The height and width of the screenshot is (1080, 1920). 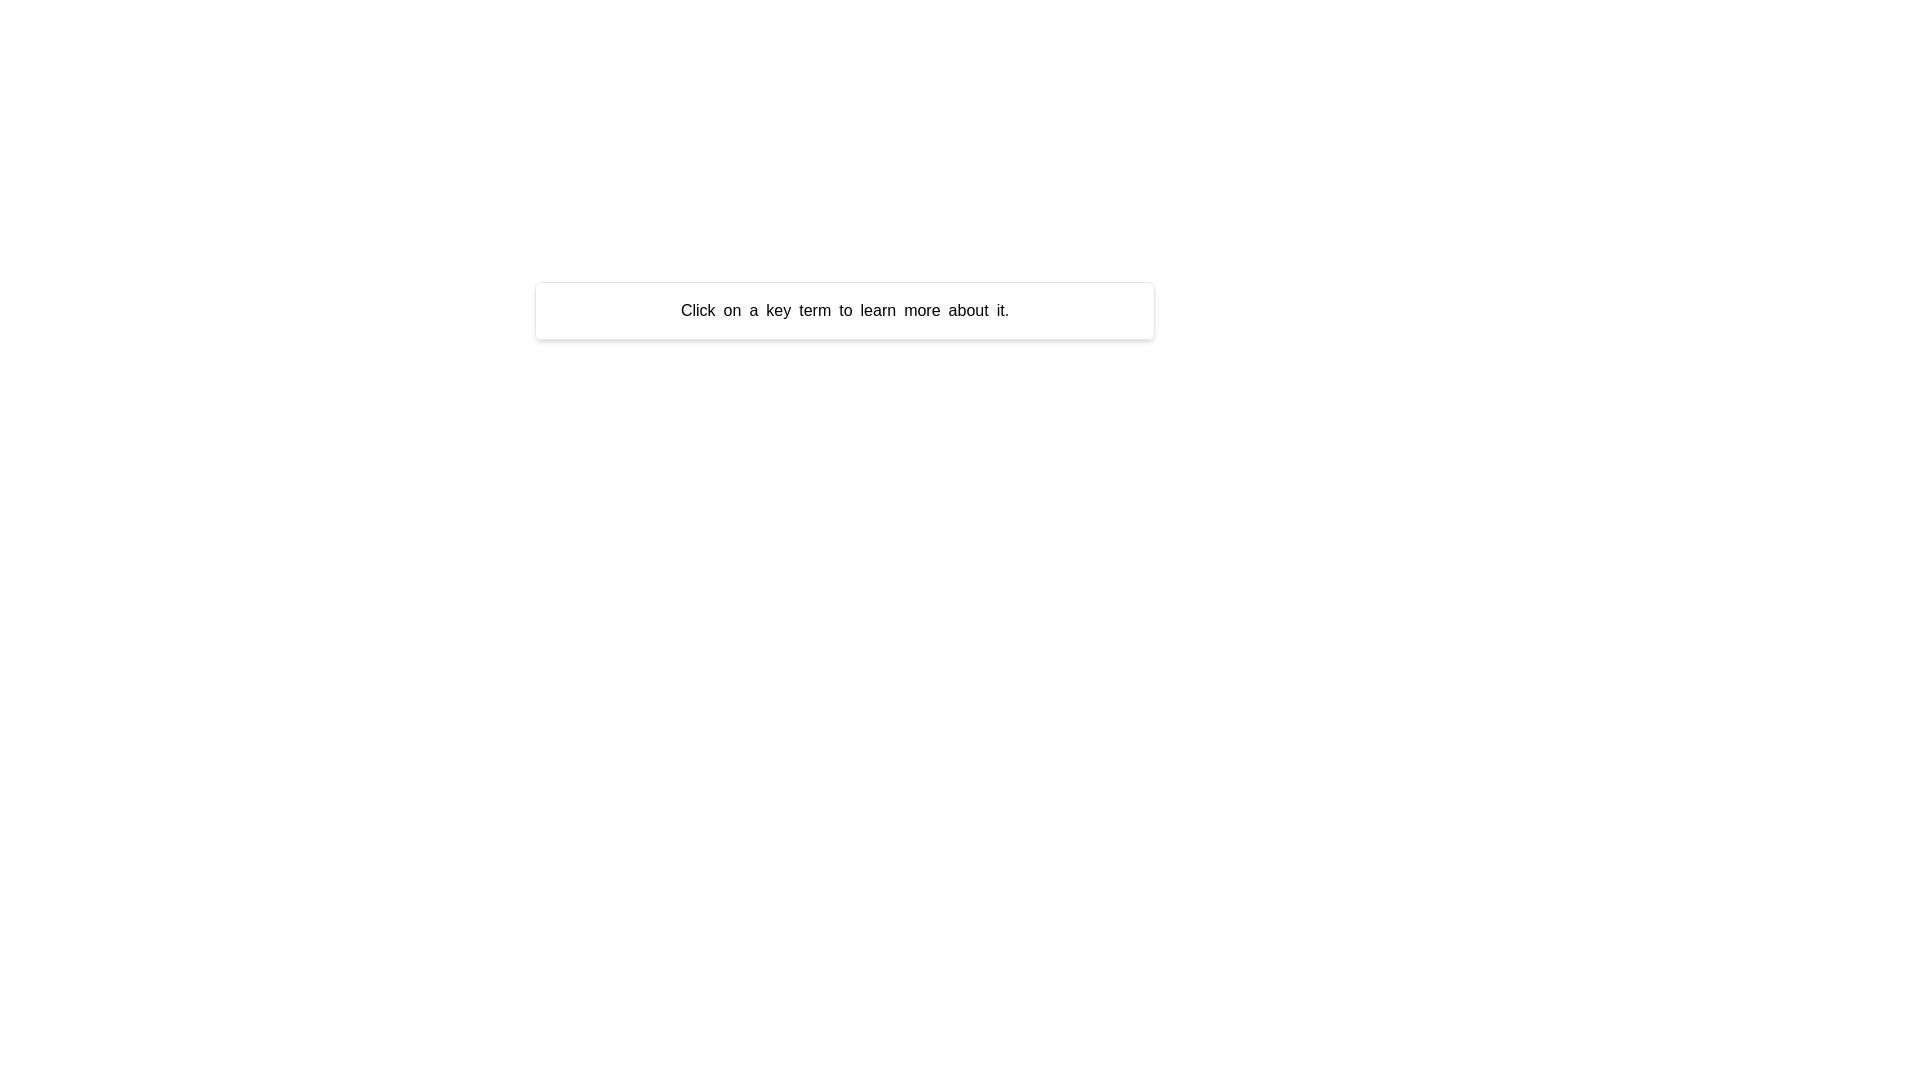 I want to click on the fourth word in the sentence within the bordered and shadowed panel, which is preceded by 'Click', 'on', and 'a', and followed by 'term', so click(x=777, y=310).